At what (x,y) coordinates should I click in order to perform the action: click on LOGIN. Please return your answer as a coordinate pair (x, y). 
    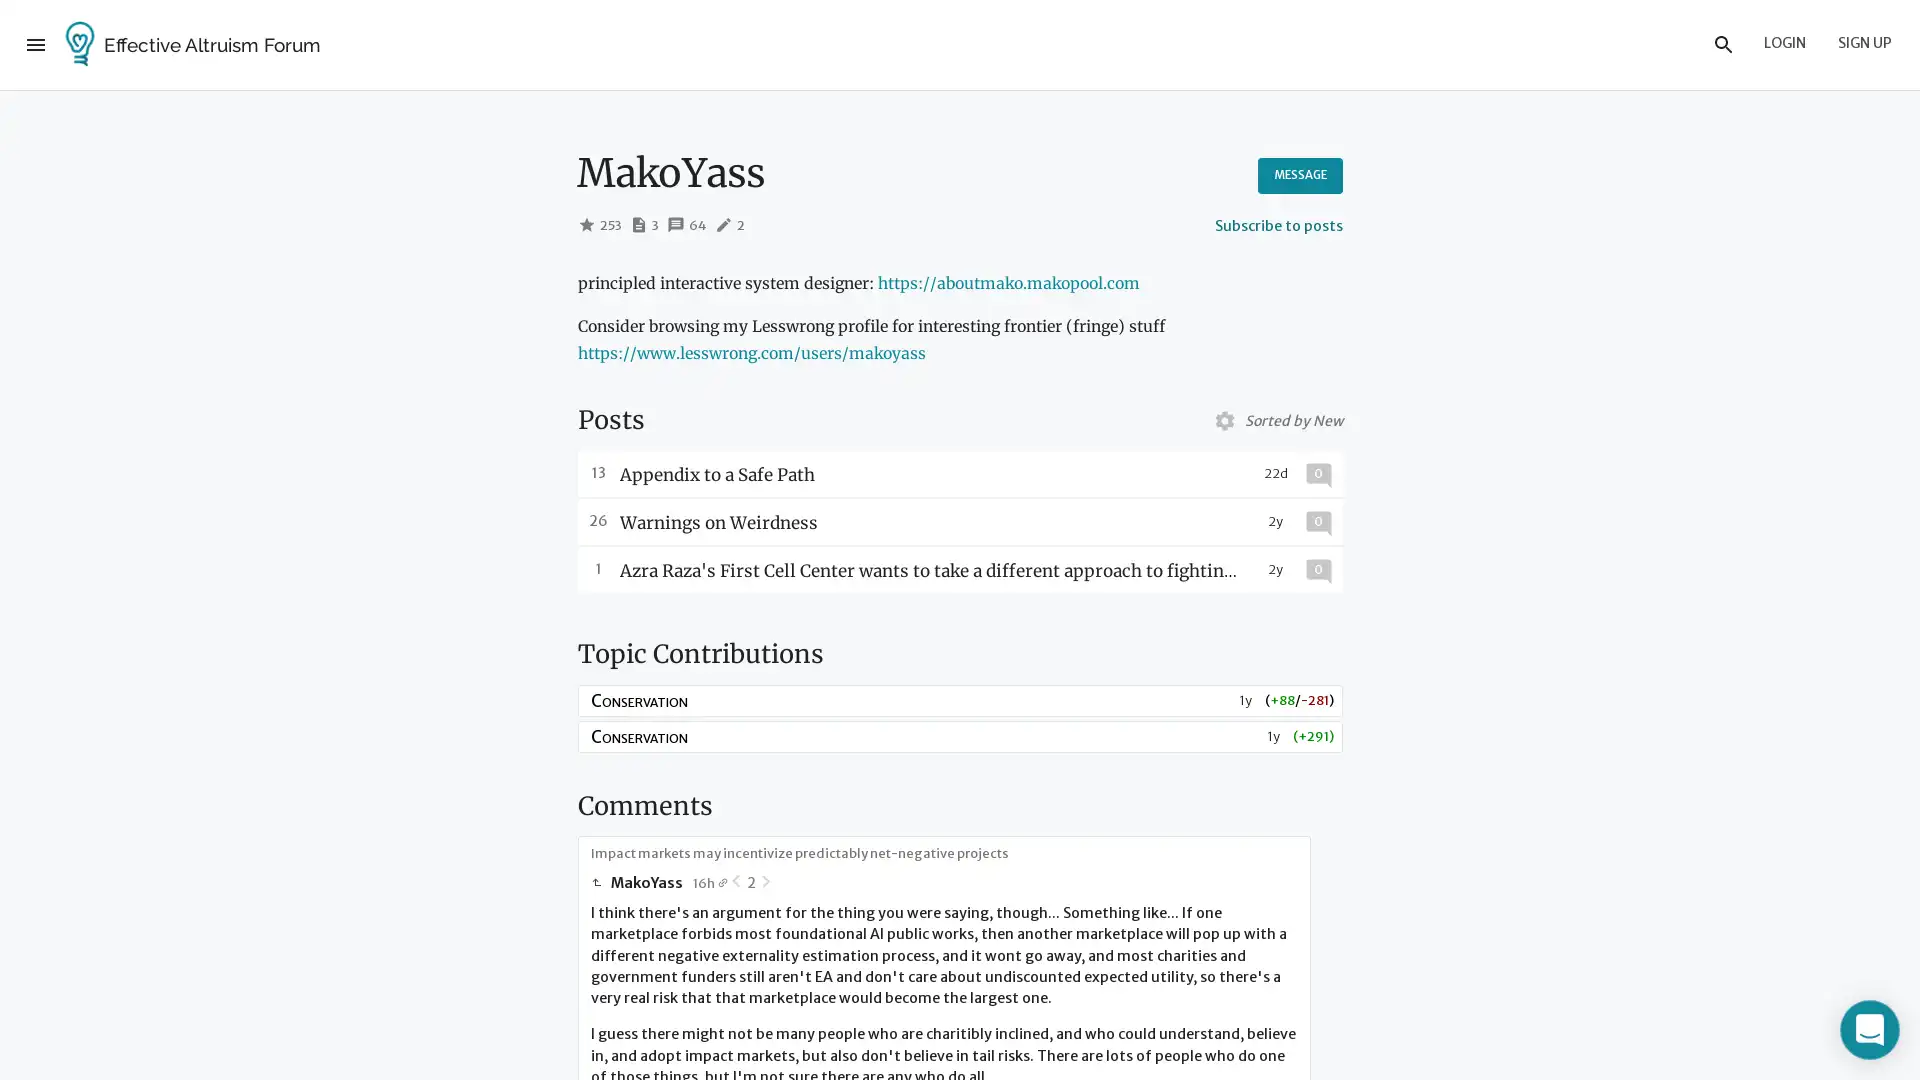
    Looking at the image, I should click on (1785, 43).